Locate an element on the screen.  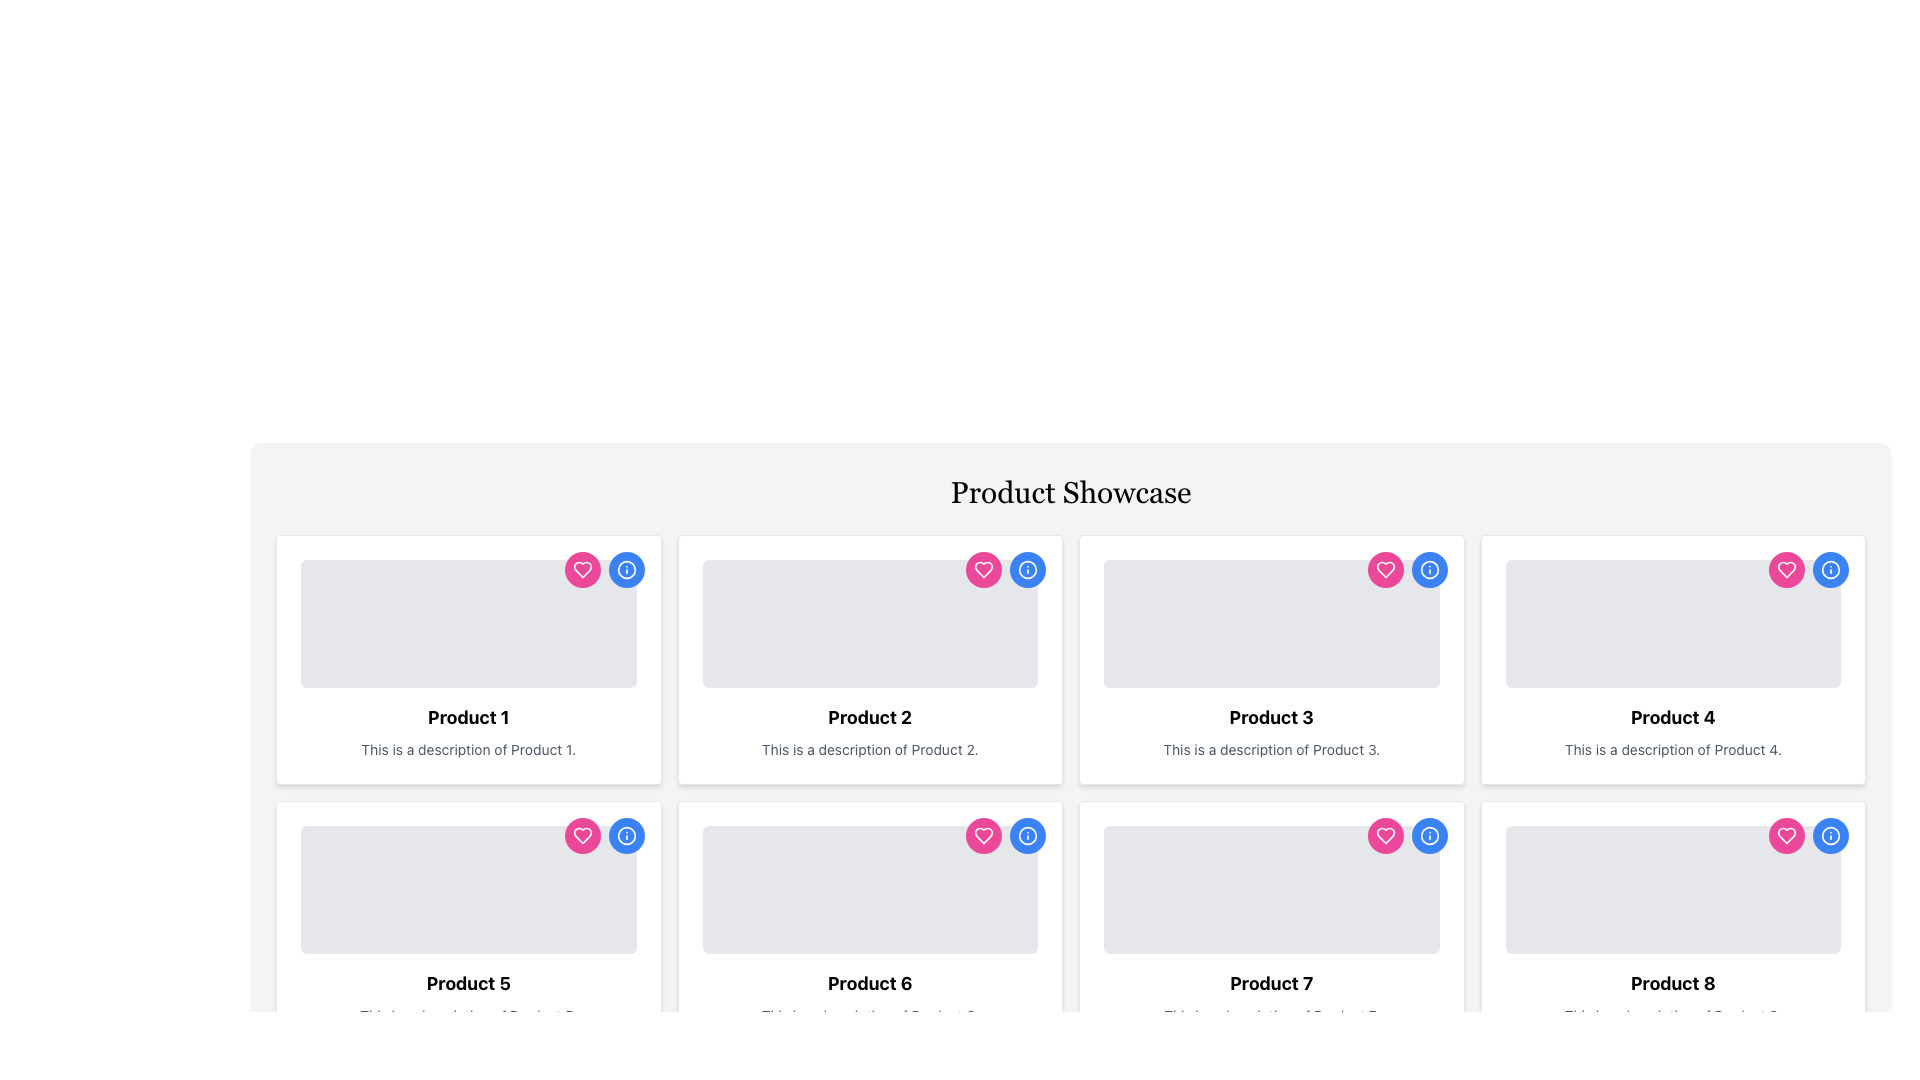
the pink heart icon button in the top-right corner of the 'Product 5' card to like the product is located at coordinates (603, 836).